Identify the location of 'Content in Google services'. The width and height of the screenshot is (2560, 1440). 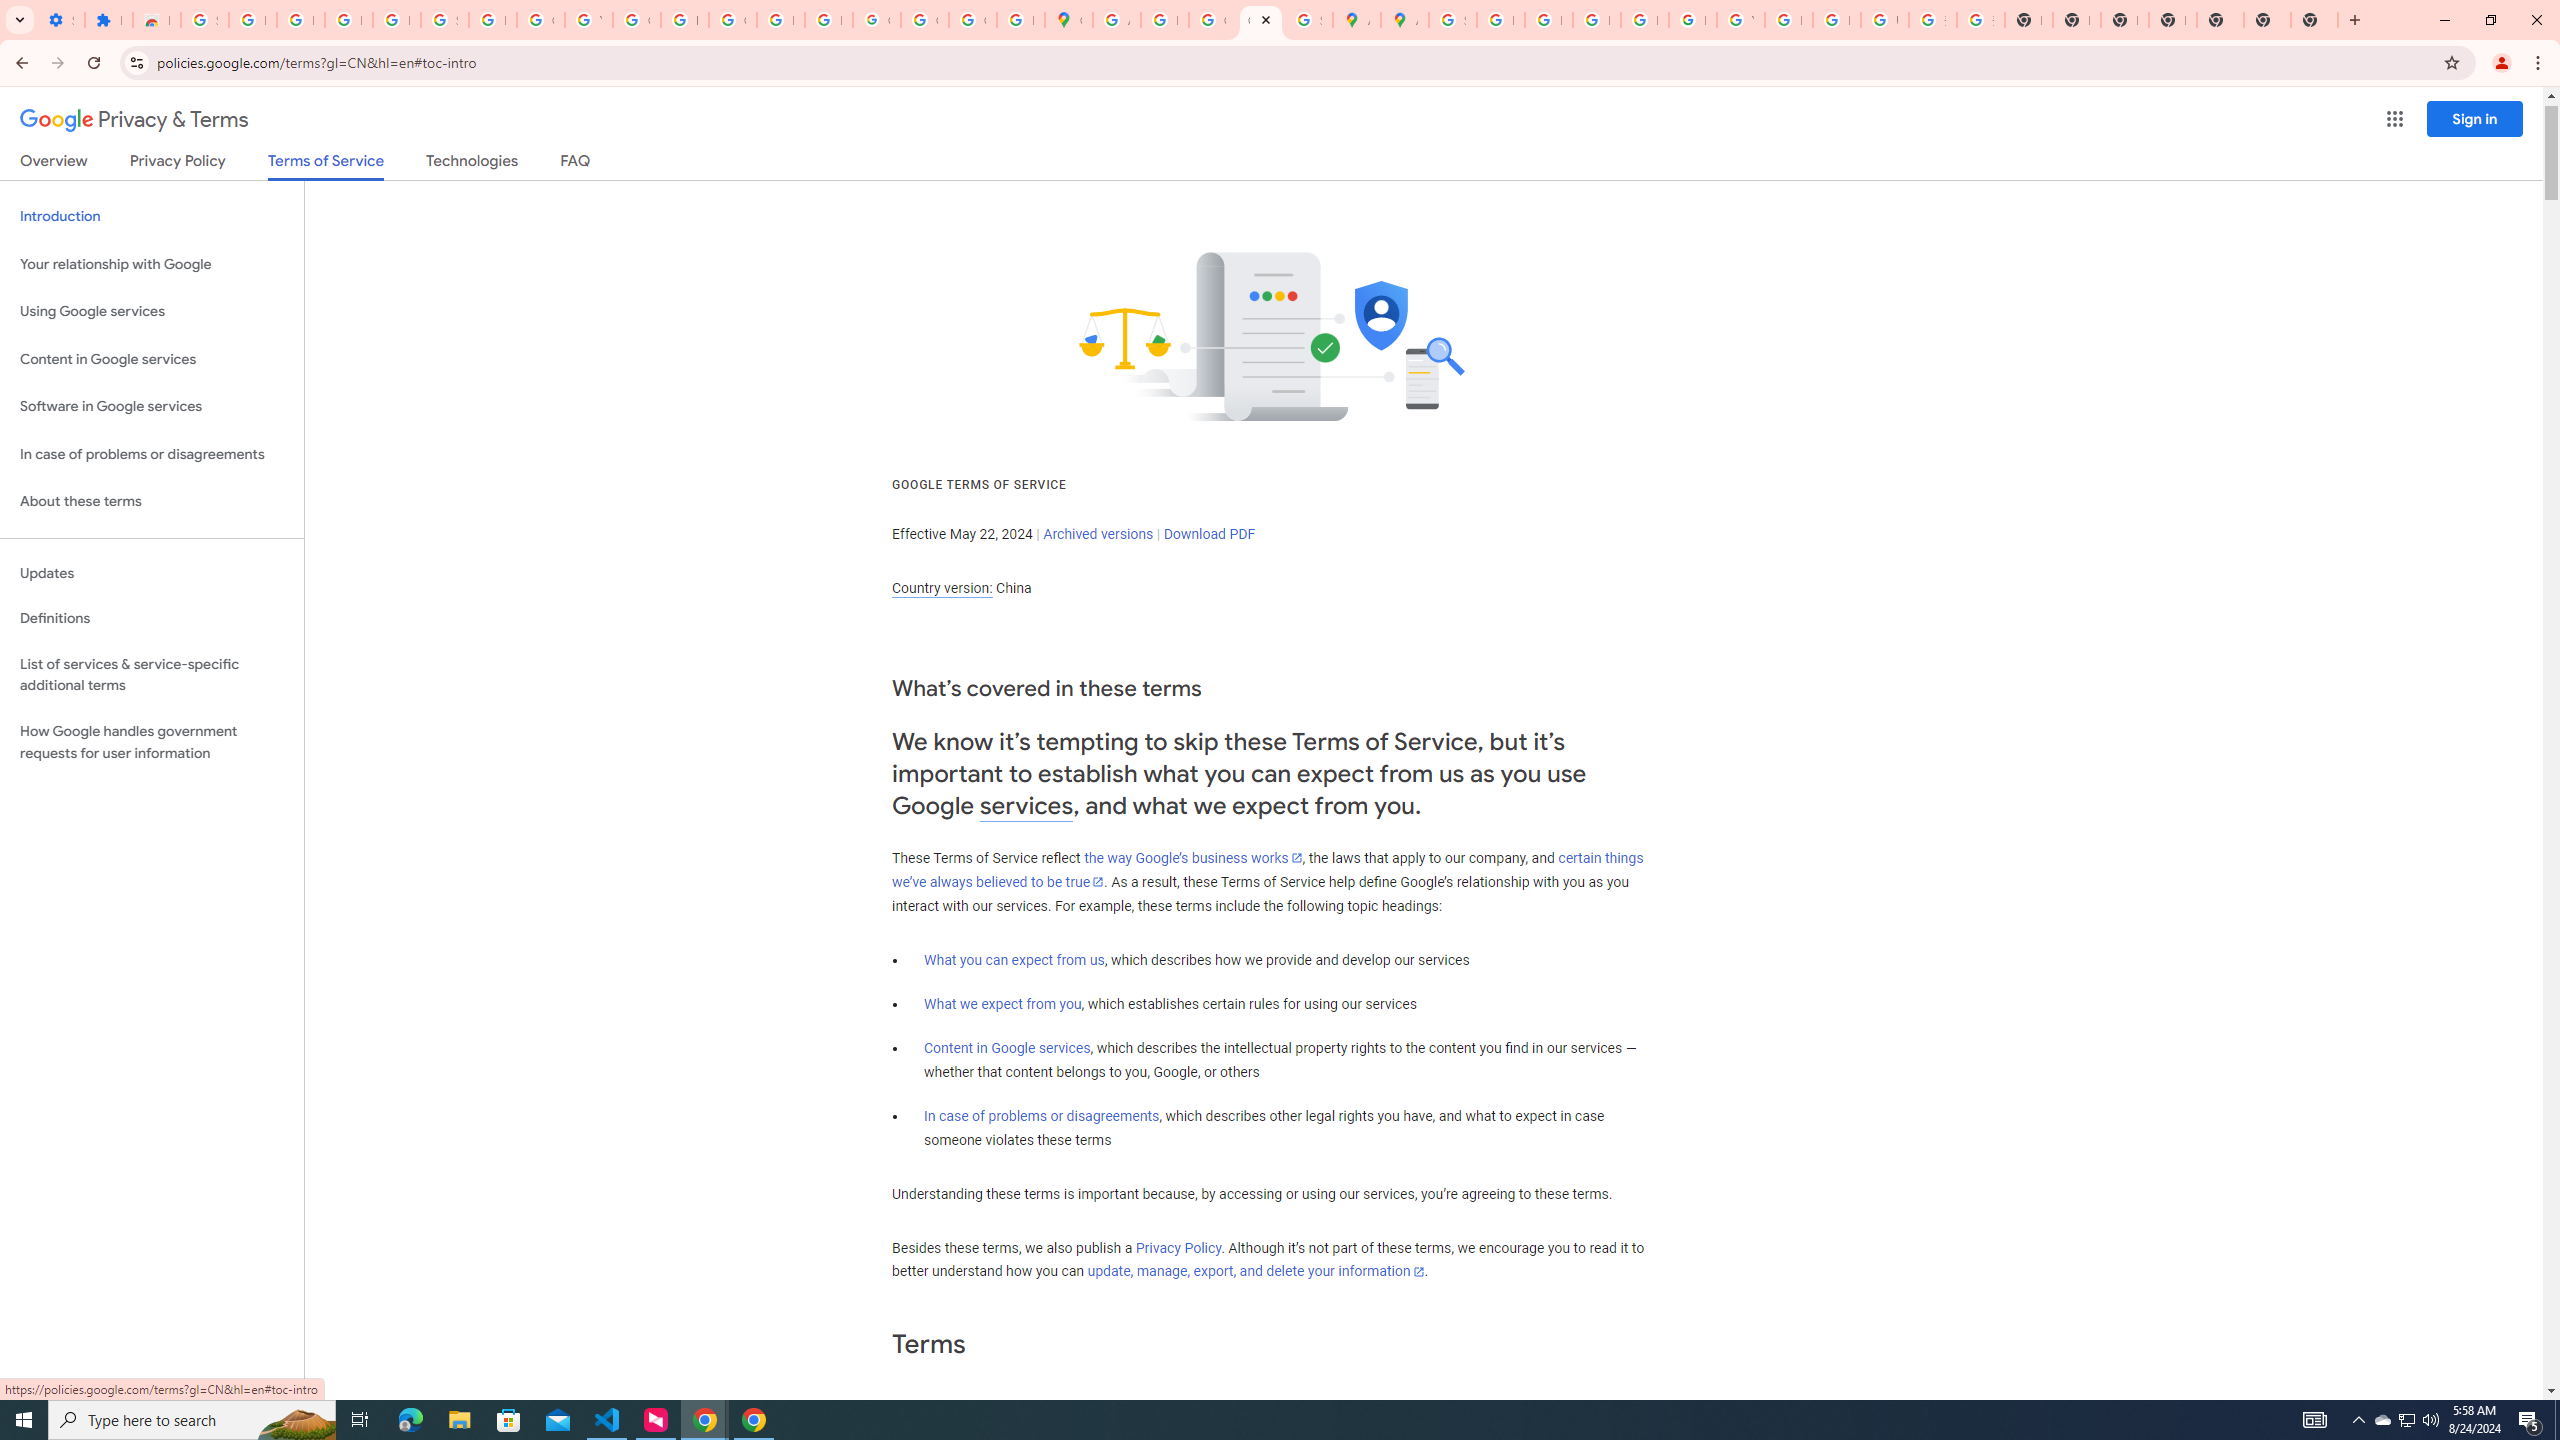
(1006, 1048).